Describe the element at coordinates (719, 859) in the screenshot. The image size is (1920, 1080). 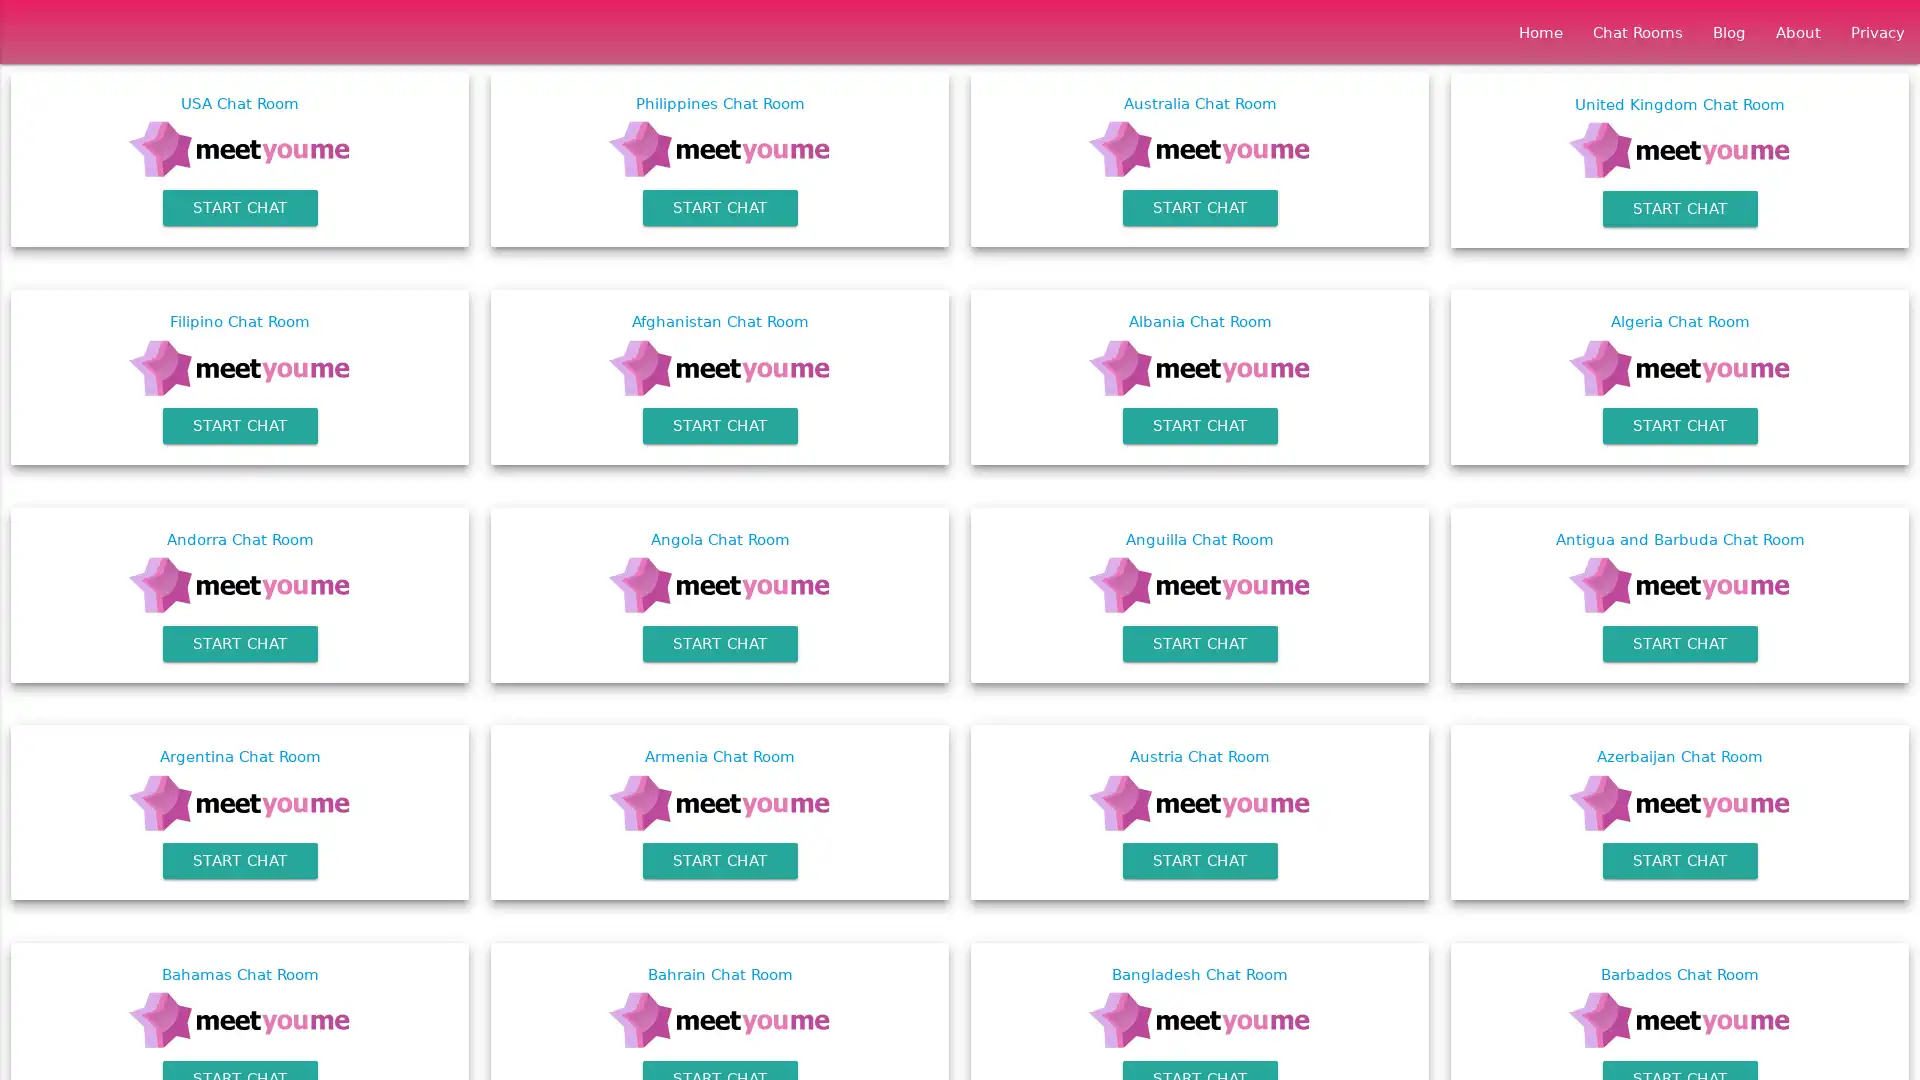
I see `START CHAT` at that location.